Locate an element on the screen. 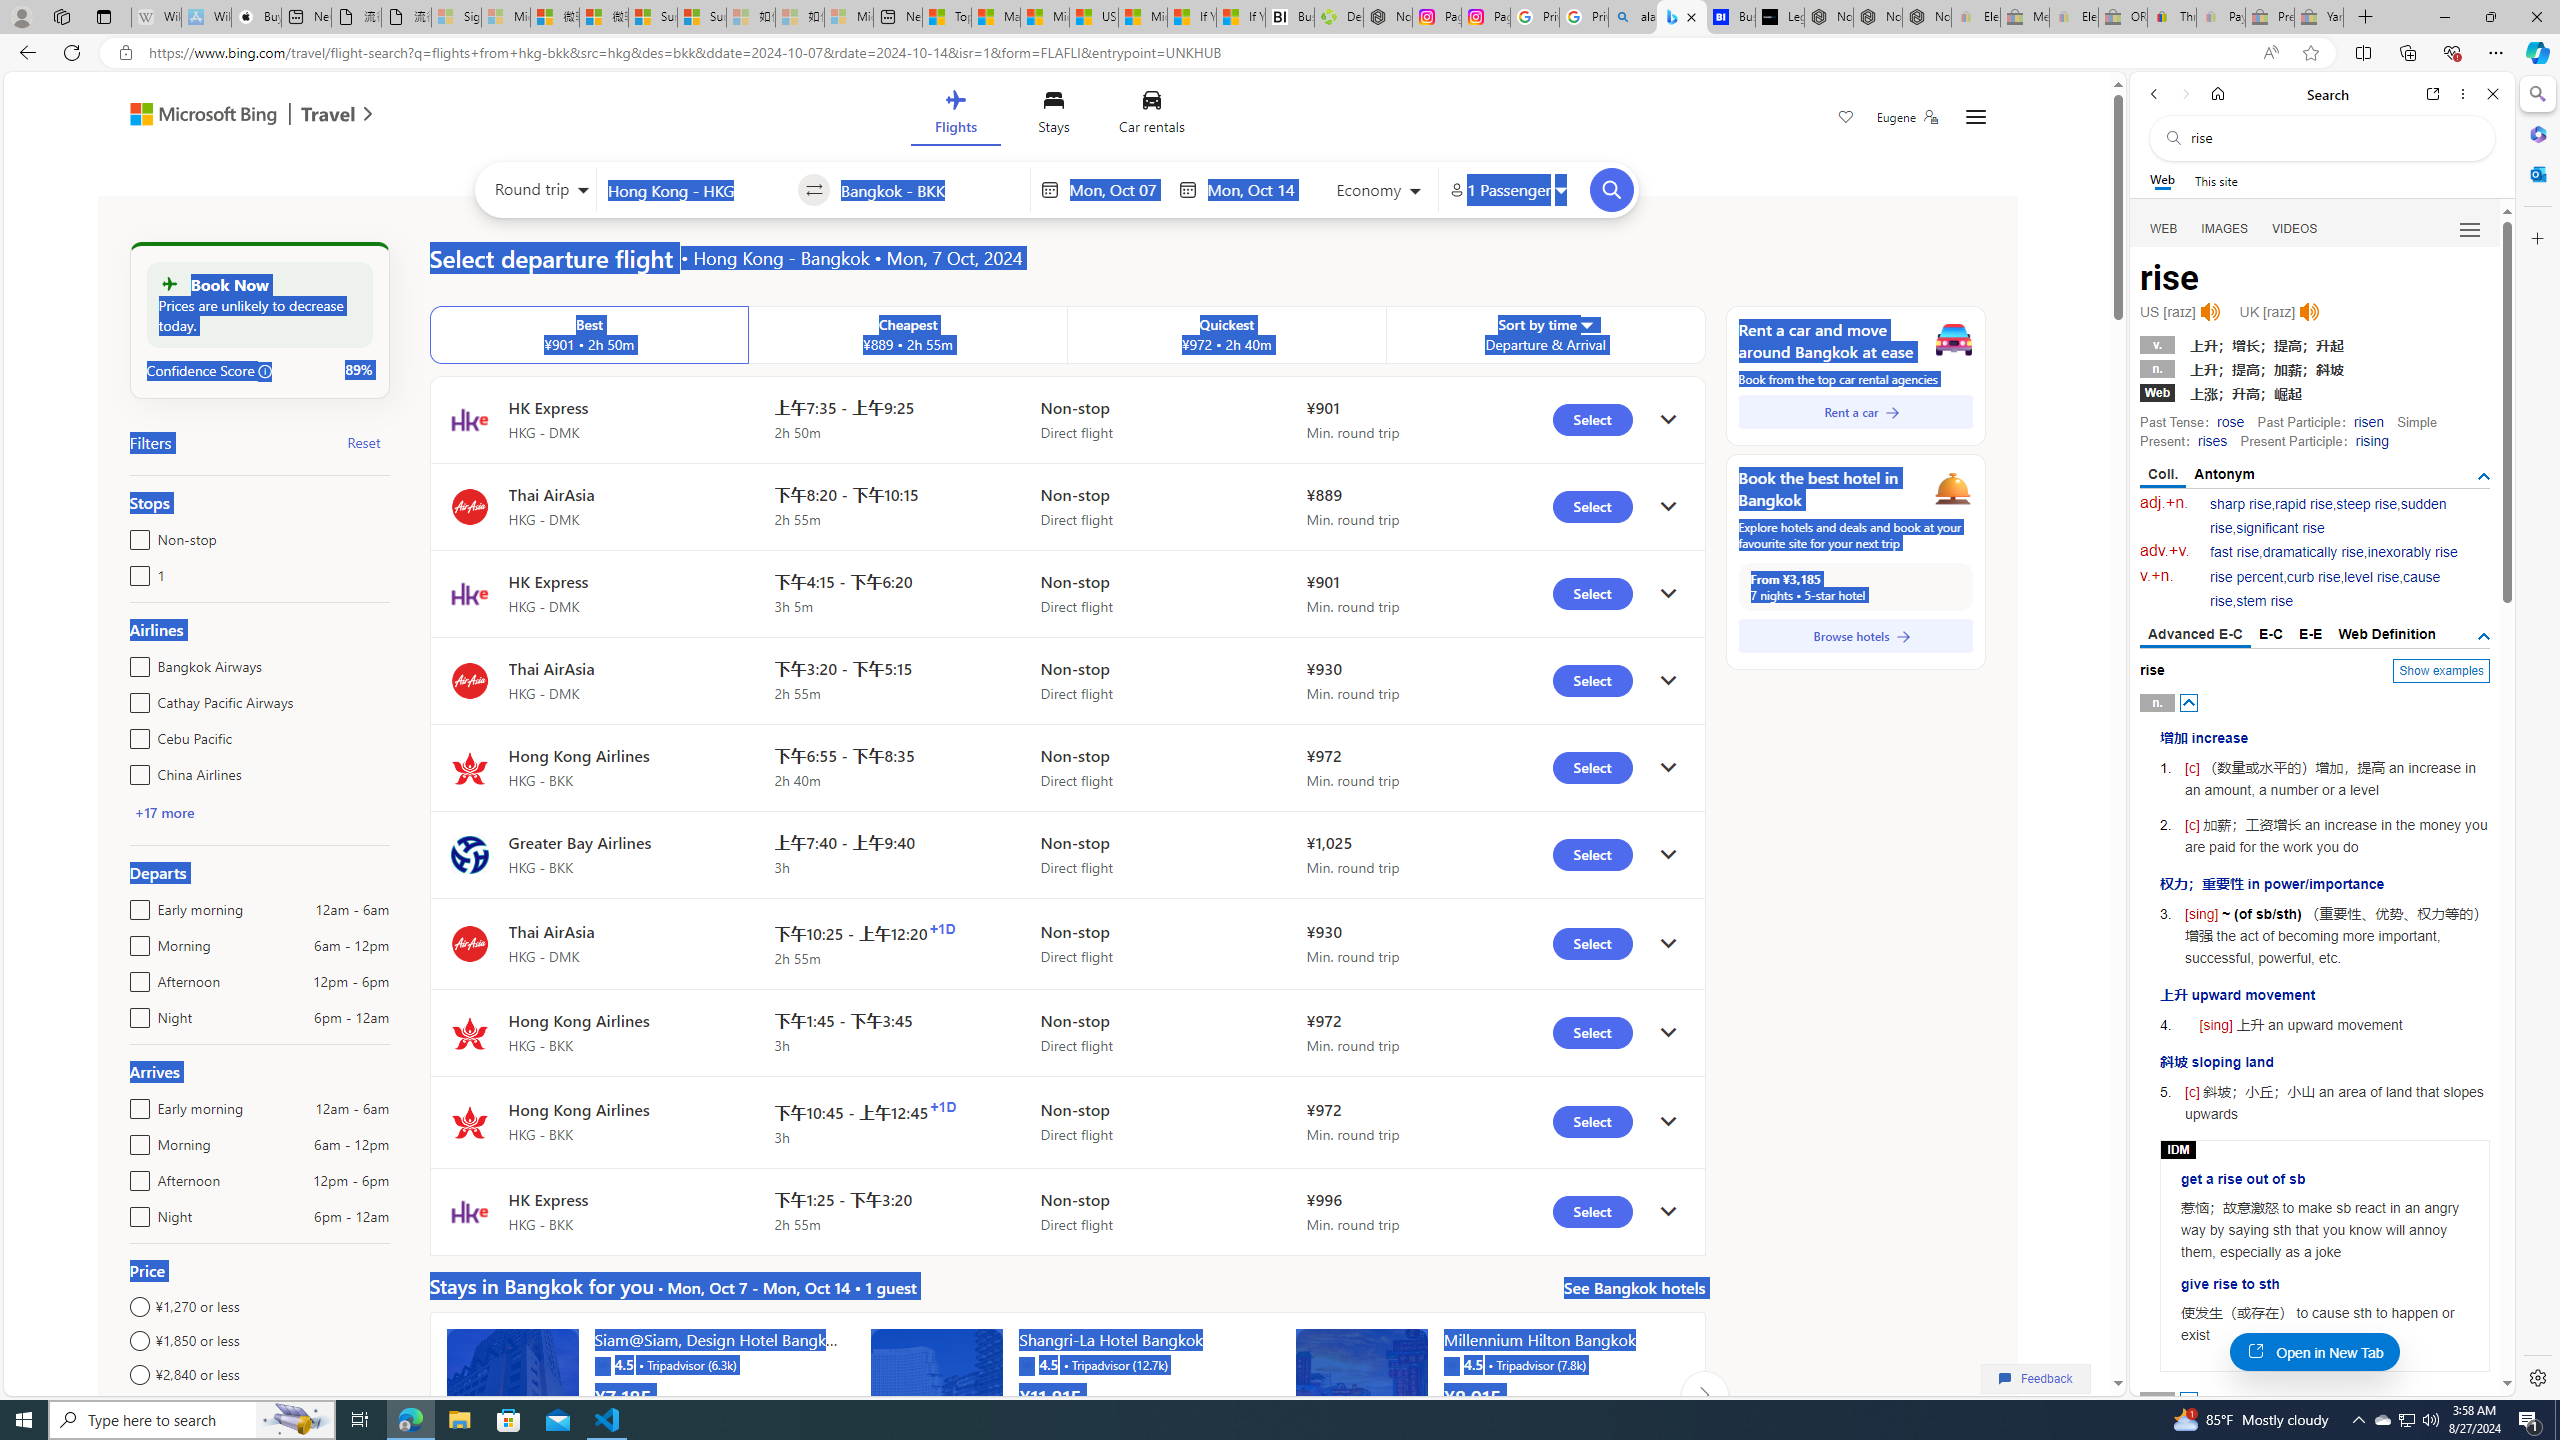 Image resolution: width=2560 pixels, height=1440 pixels. 'sudden rise' is located at coordinates (2327, 516).